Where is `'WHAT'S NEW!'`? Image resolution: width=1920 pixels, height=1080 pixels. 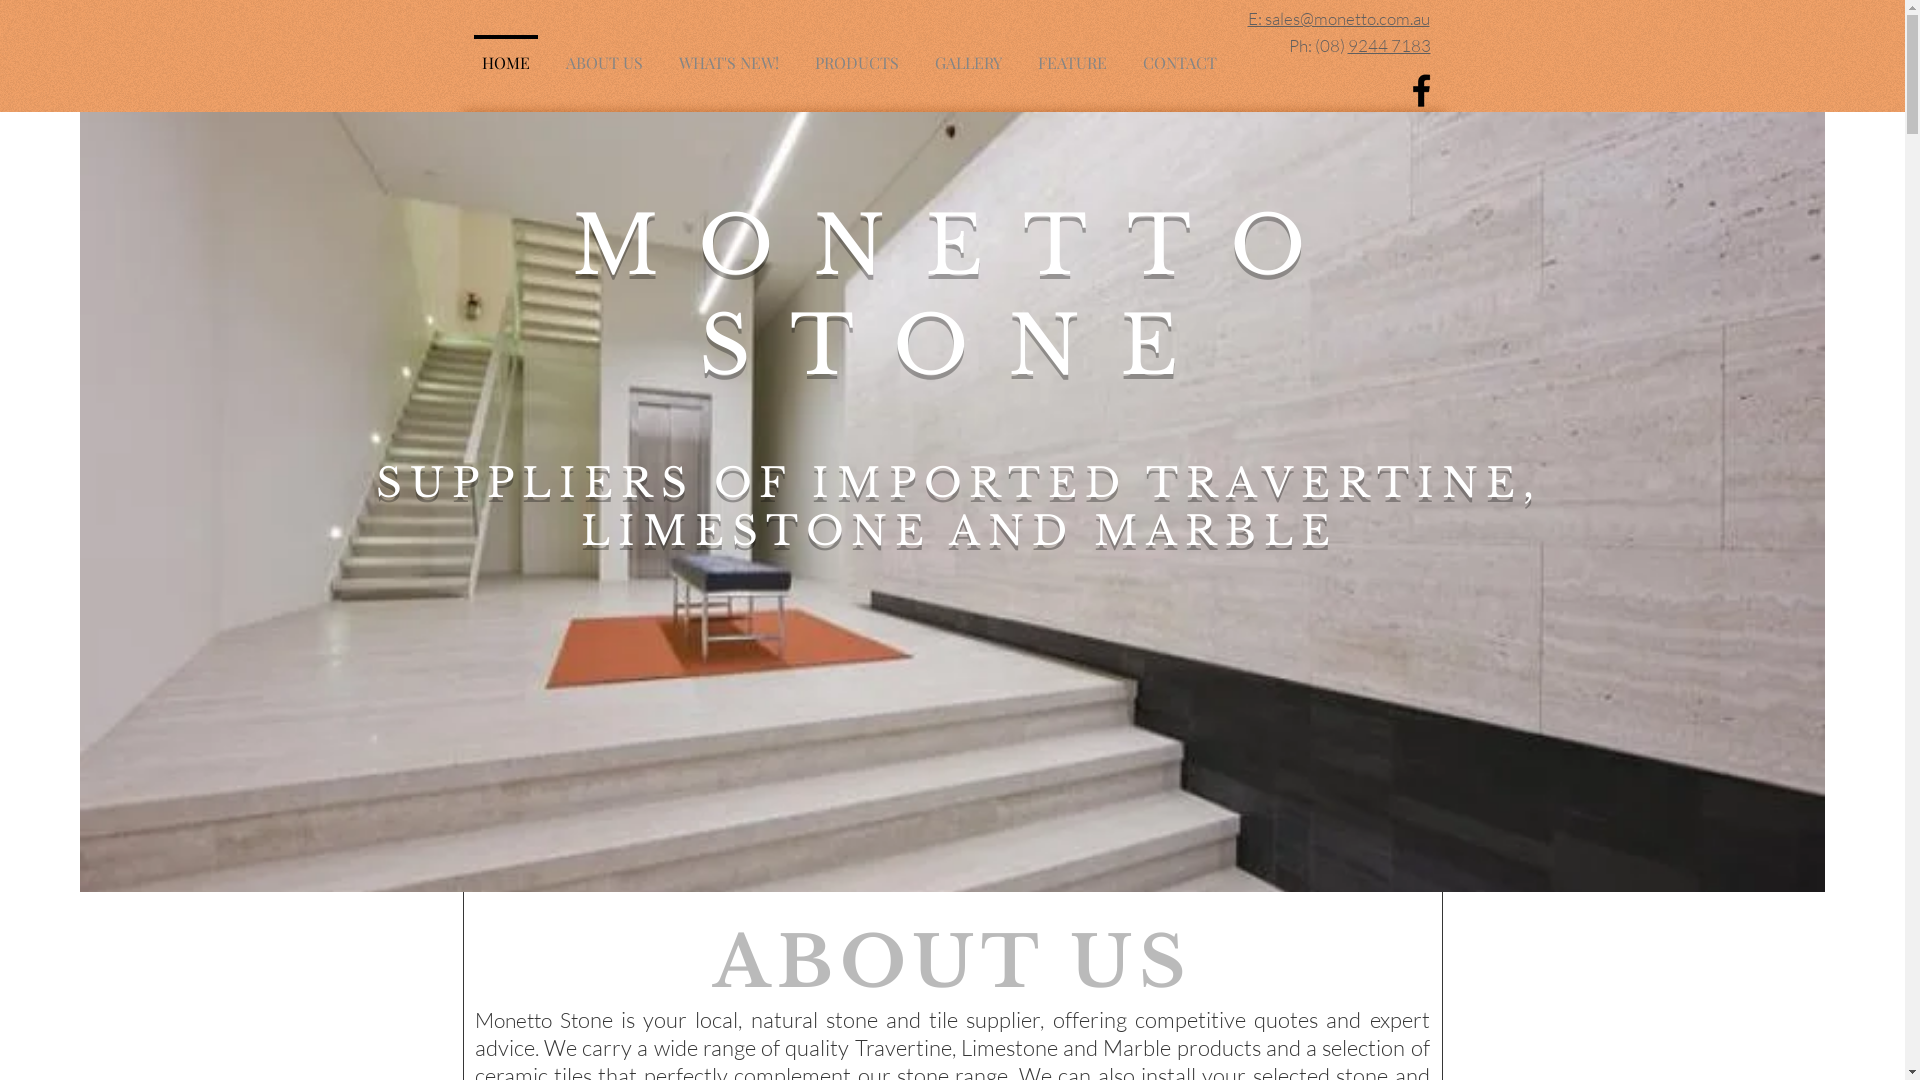
'WHAT'S NEW!' is located at coordinates (727, 53).